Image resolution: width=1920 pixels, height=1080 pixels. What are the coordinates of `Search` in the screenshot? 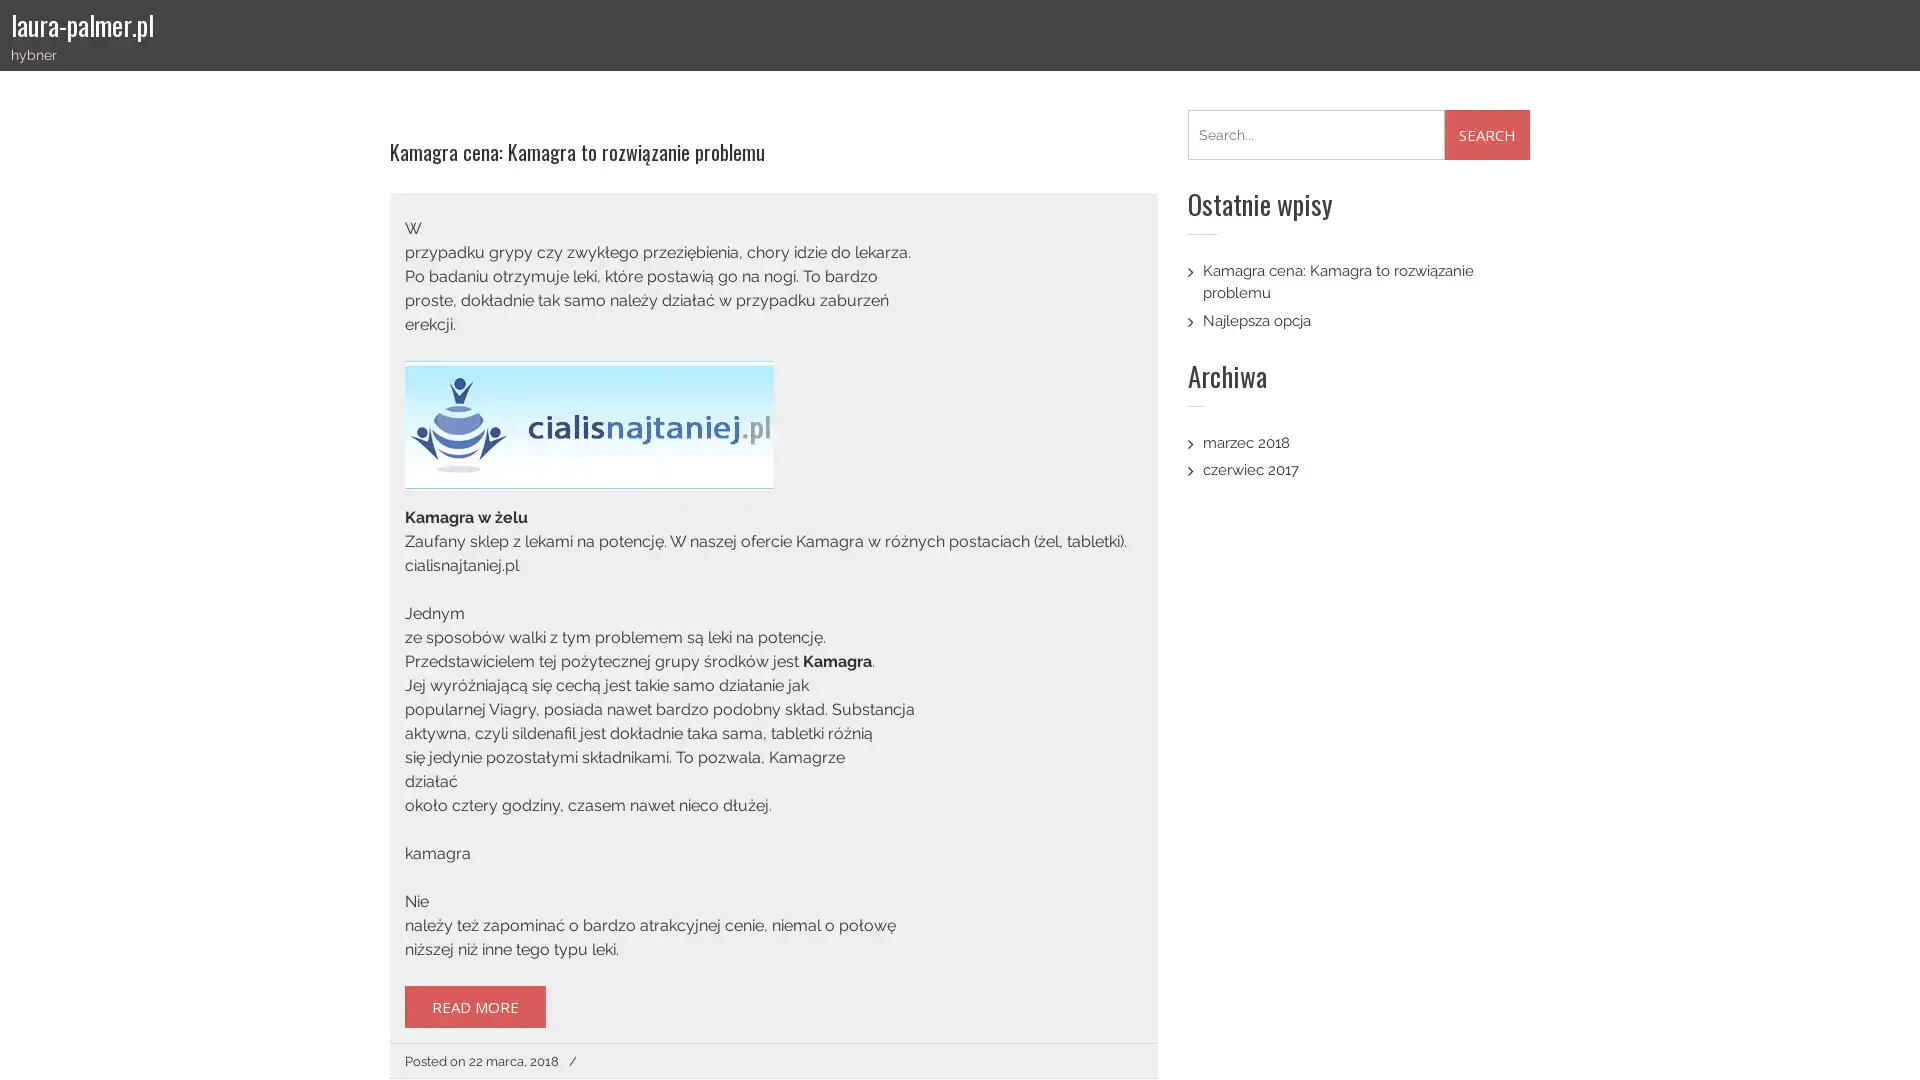 It's located at (1487, 135).